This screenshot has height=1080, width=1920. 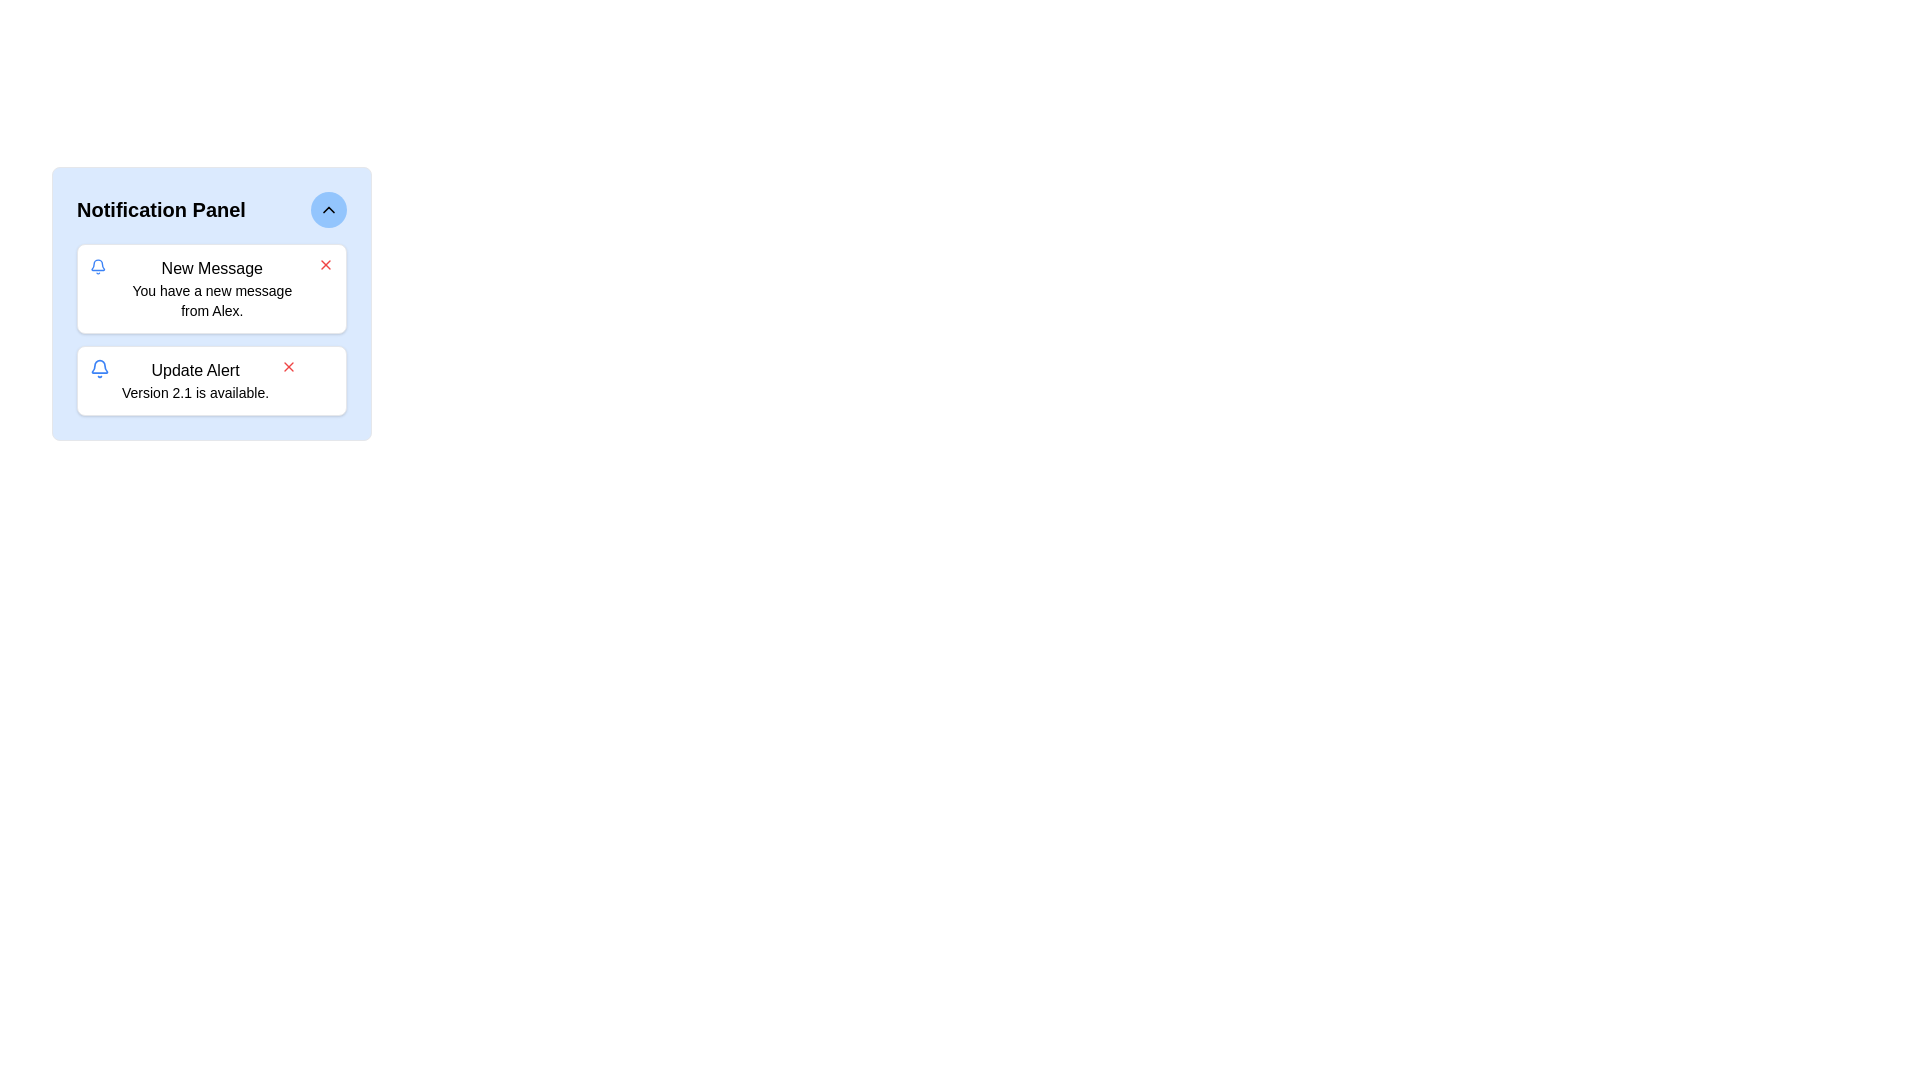 I want to click on text from the notification message labeled 'You have a new message from Alex.' located within the 'New Message' notification card, so click(x=212, y=300).